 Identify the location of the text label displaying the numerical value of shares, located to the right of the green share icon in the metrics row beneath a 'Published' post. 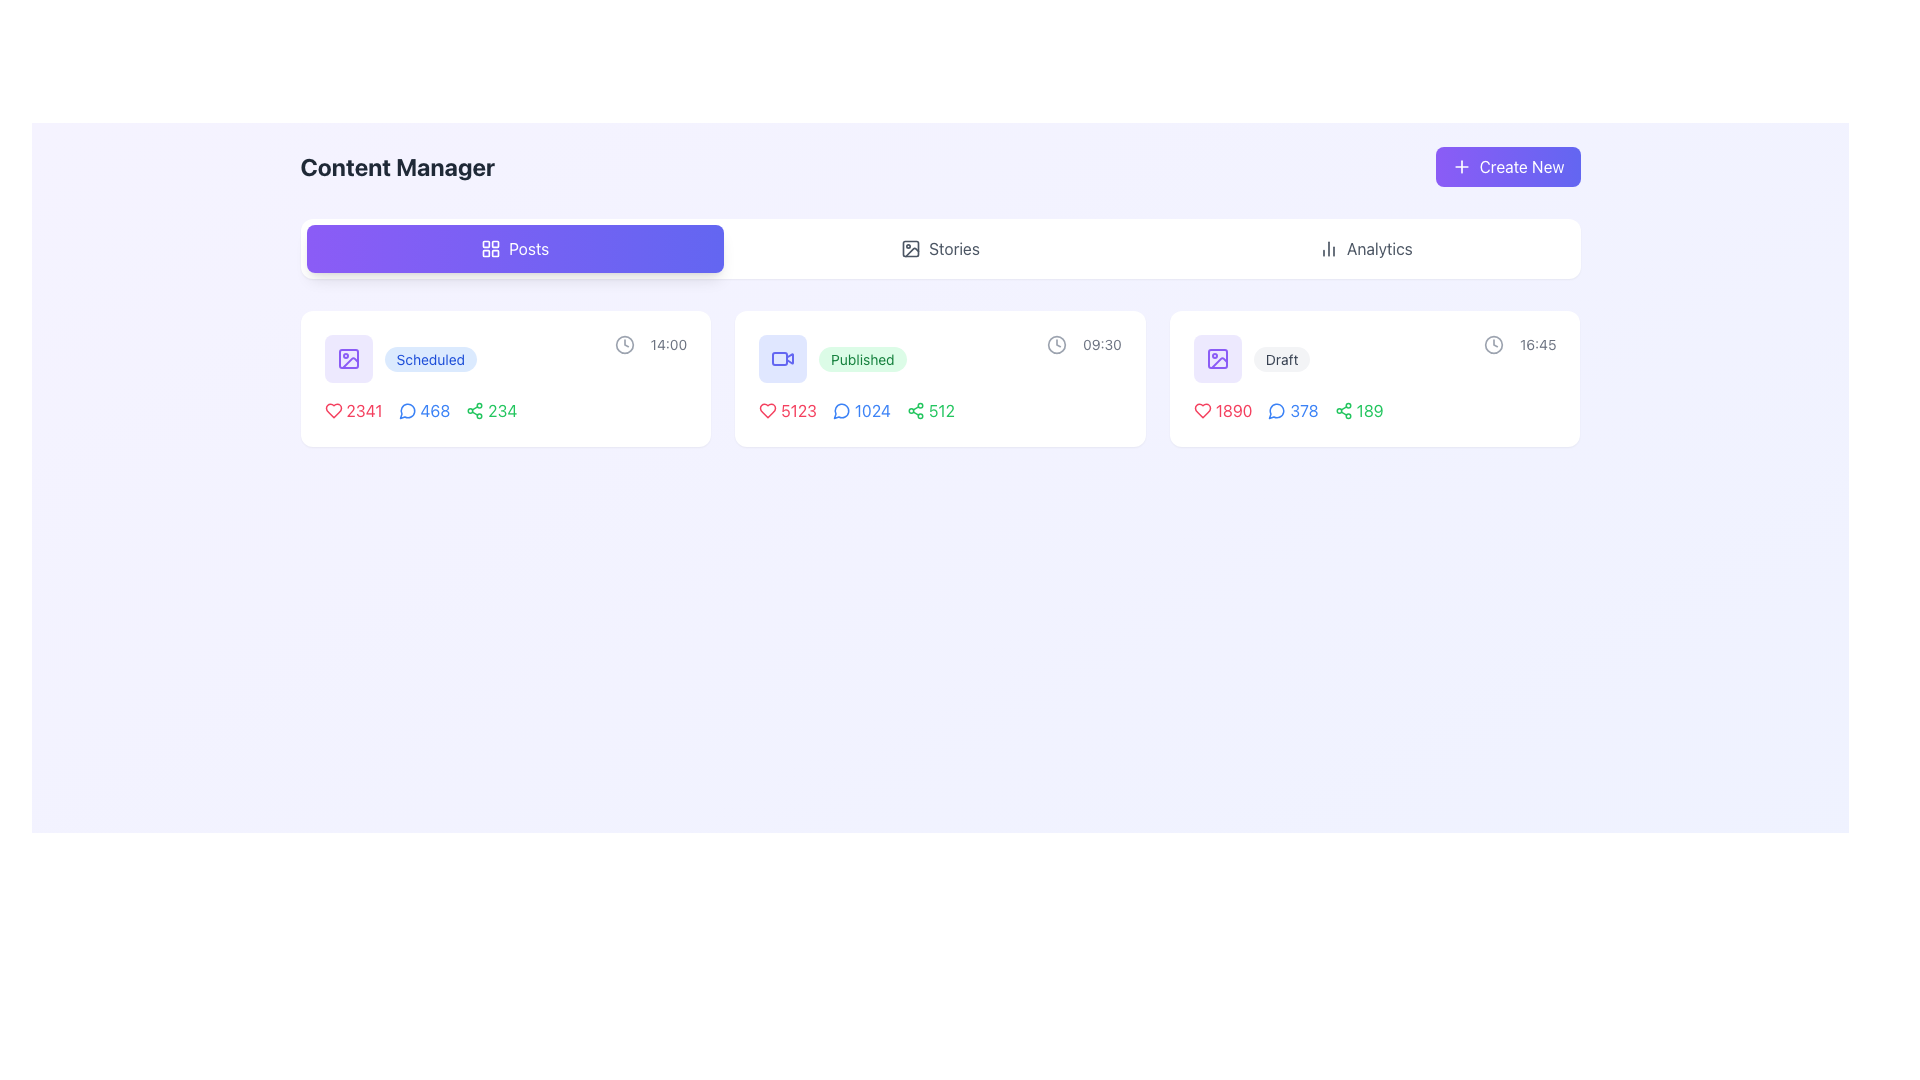
(940, 410).